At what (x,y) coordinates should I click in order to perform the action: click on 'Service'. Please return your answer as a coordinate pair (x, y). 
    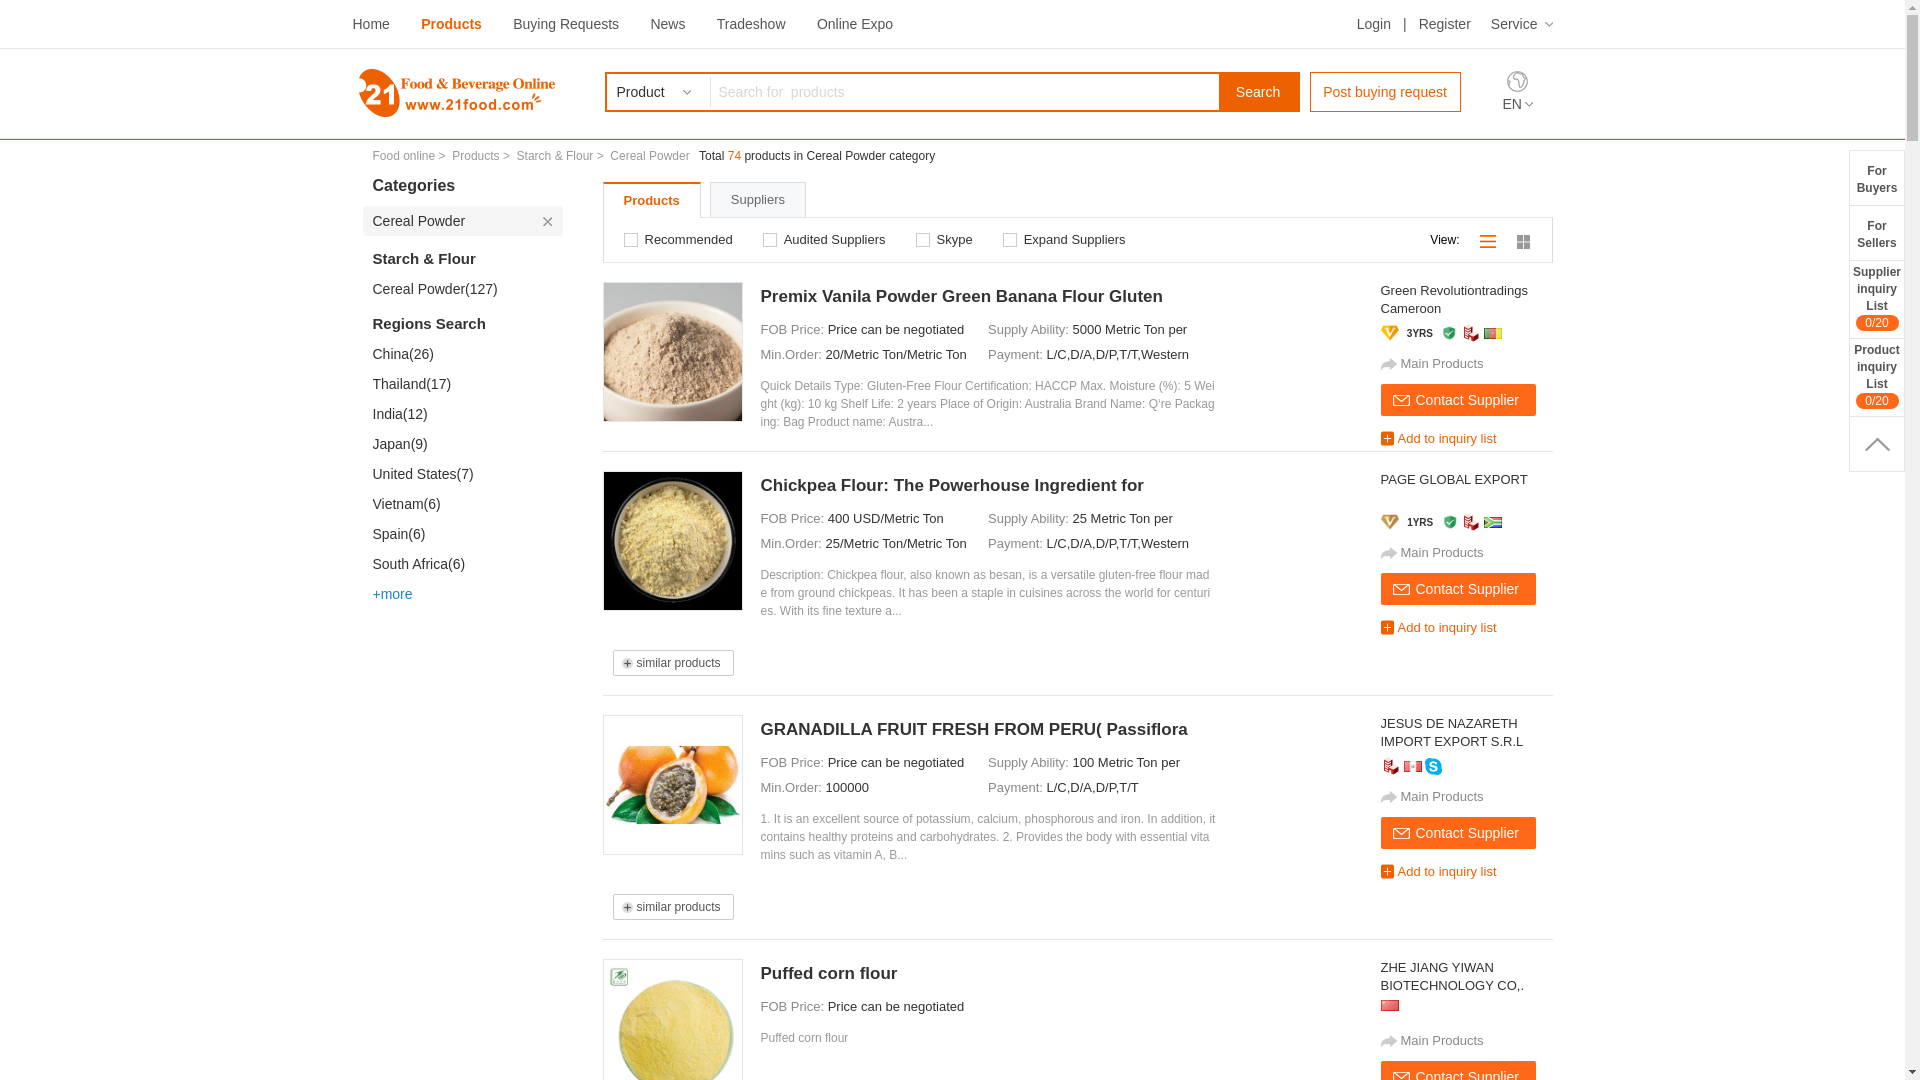
    Looking at the image, I should click on (1491, 23).